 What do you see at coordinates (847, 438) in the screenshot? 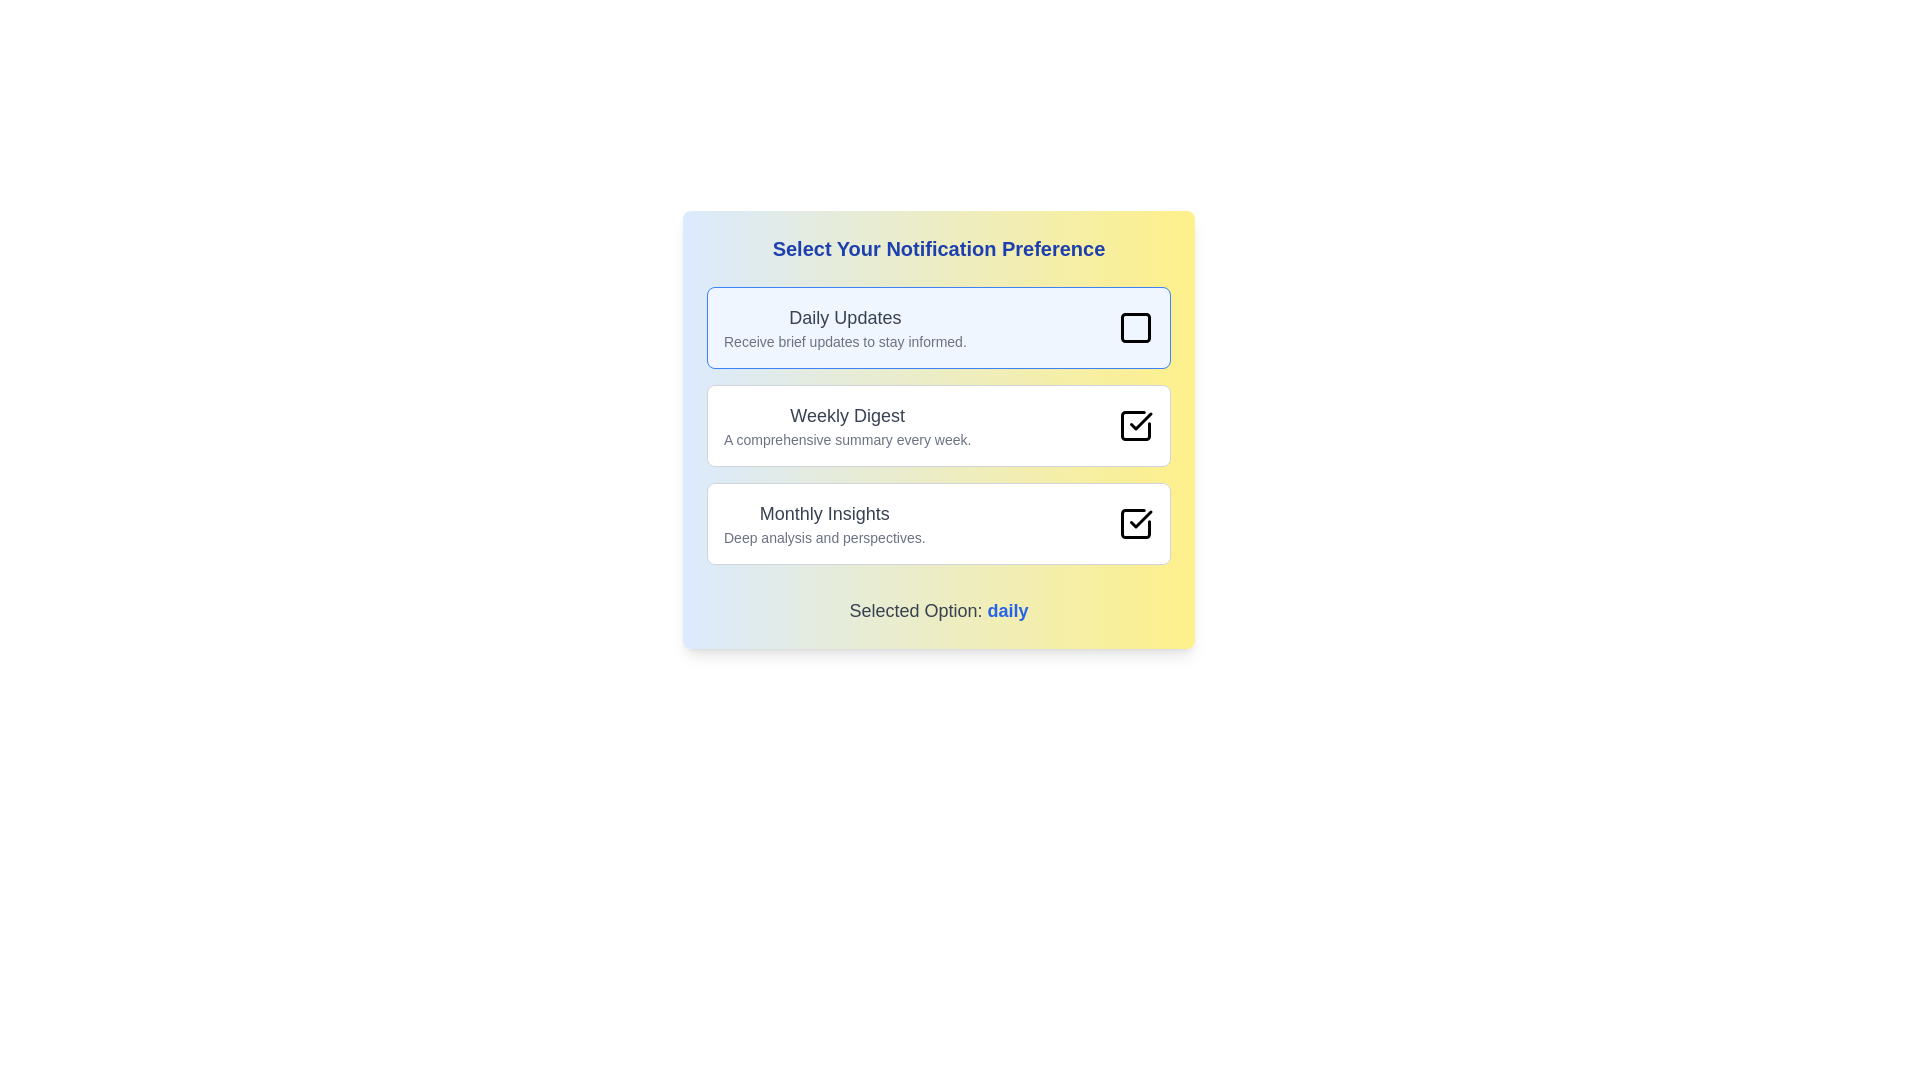
I see `text label that provides a comprehensive summary every week, located below the 'Weekly Digest' heading in the notification preference interface` at bounding box center [847, 438].